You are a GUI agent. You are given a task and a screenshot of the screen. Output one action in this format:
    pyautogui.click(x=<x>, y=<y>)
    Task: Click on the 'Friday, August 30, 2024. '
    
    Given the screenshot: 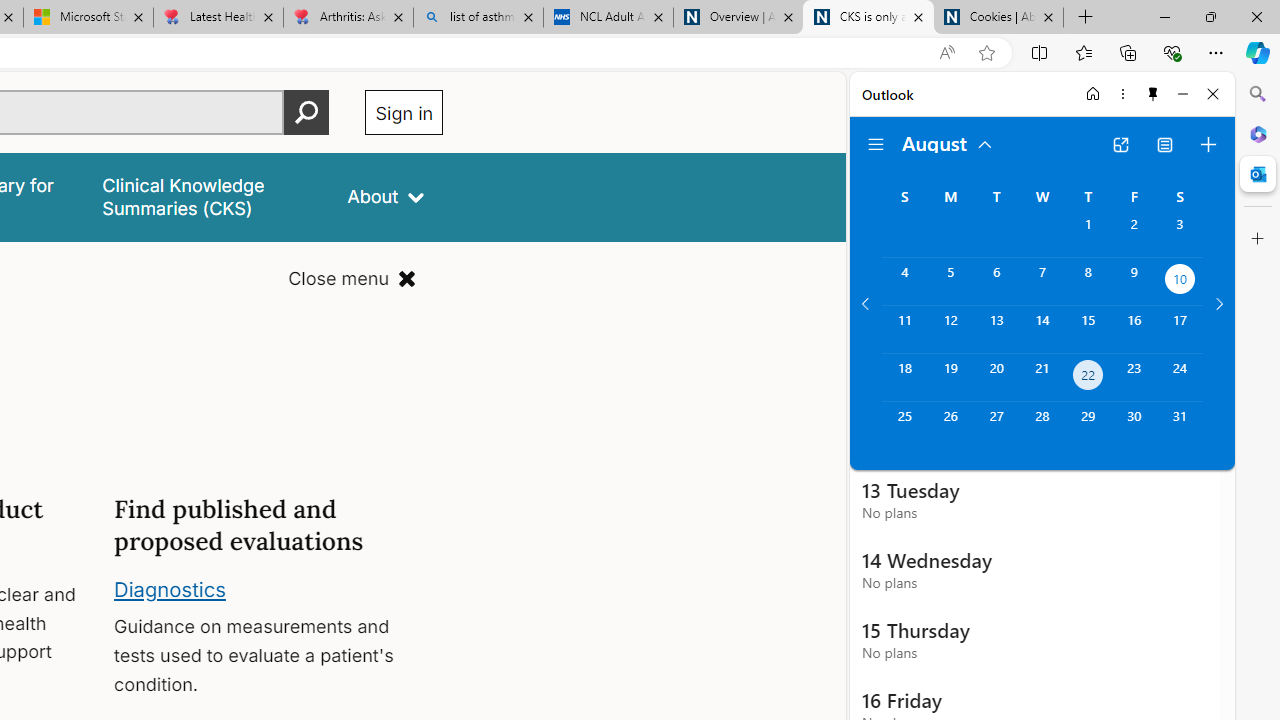 What is the action you would take?
    pyautogui.click(x=1134, y=424)
    